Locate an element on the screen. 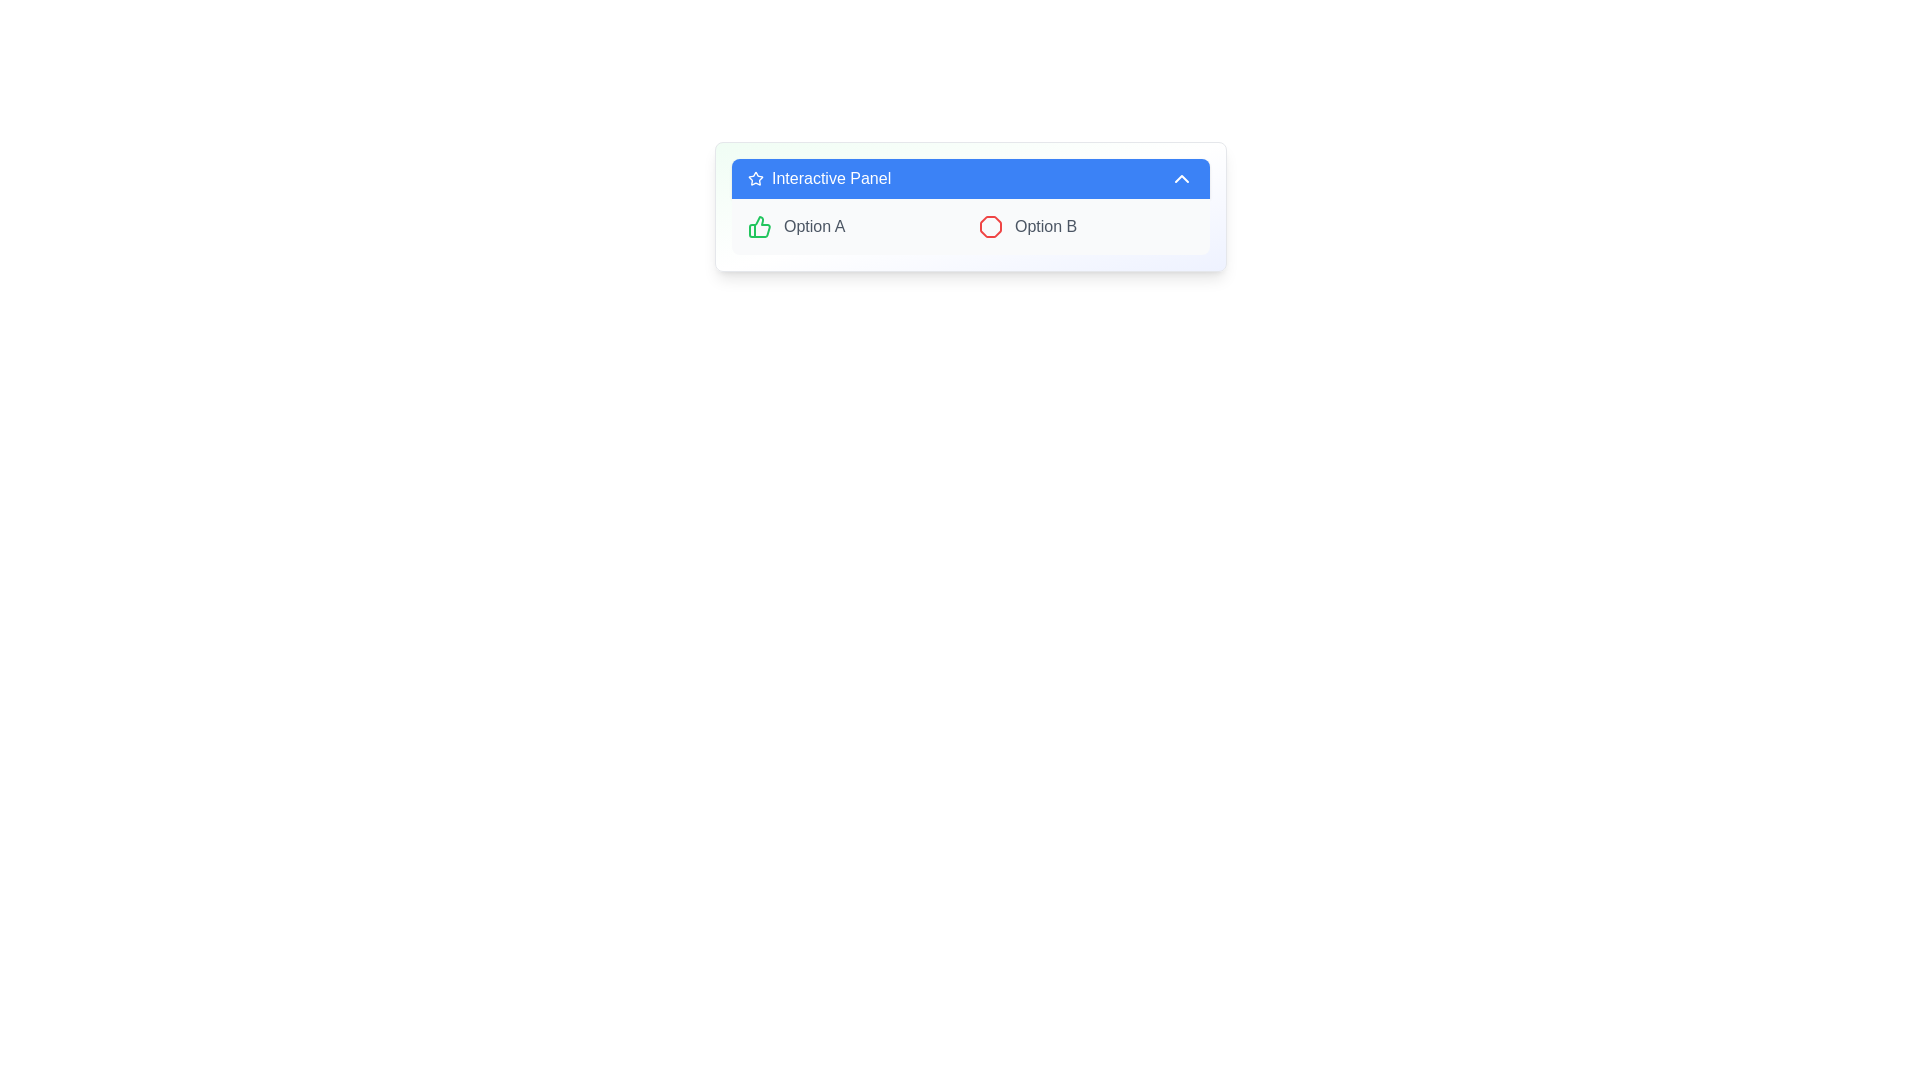  the chevron-up icon on the right side of the blue header bar labeled 'Interactive Panel' is located at coordinates (1181, 177).